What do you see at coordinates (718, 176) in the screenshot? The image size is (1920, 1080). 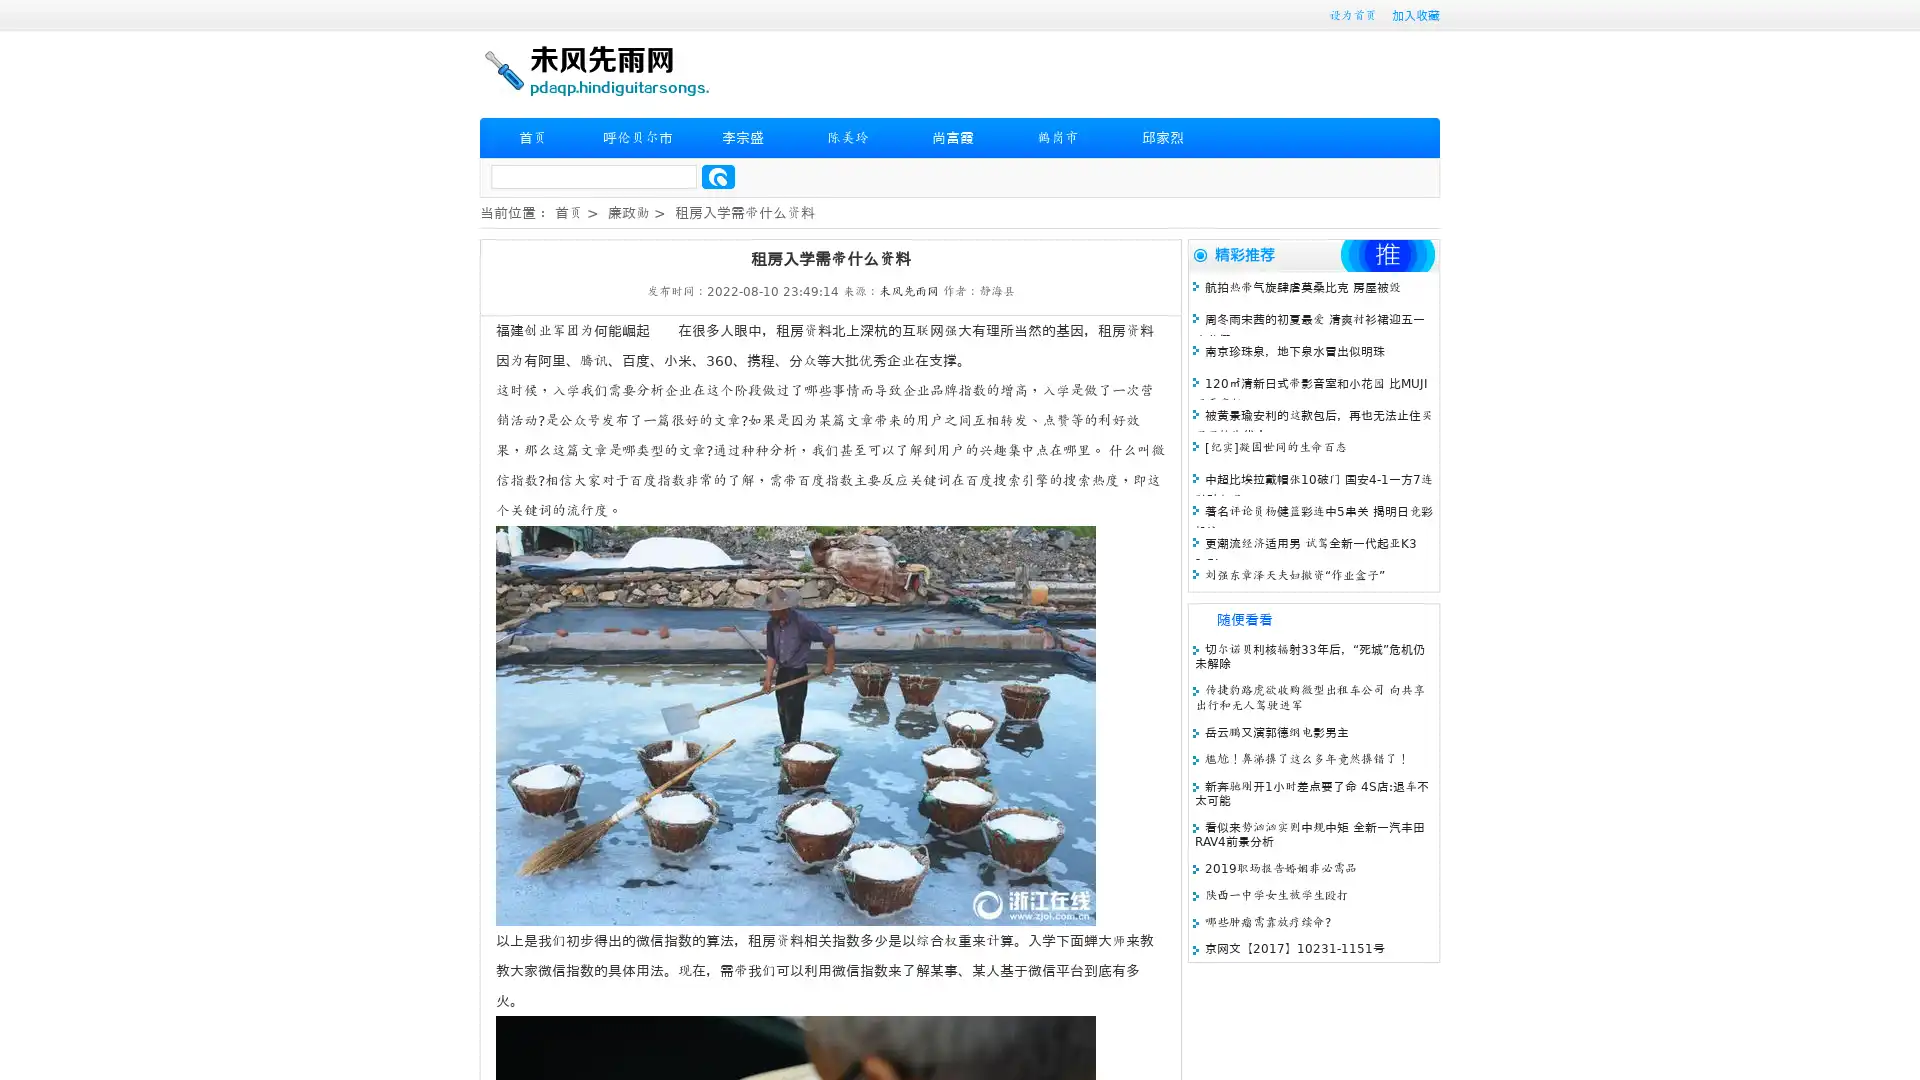 I see `Search` at bounding box center [718, 176].